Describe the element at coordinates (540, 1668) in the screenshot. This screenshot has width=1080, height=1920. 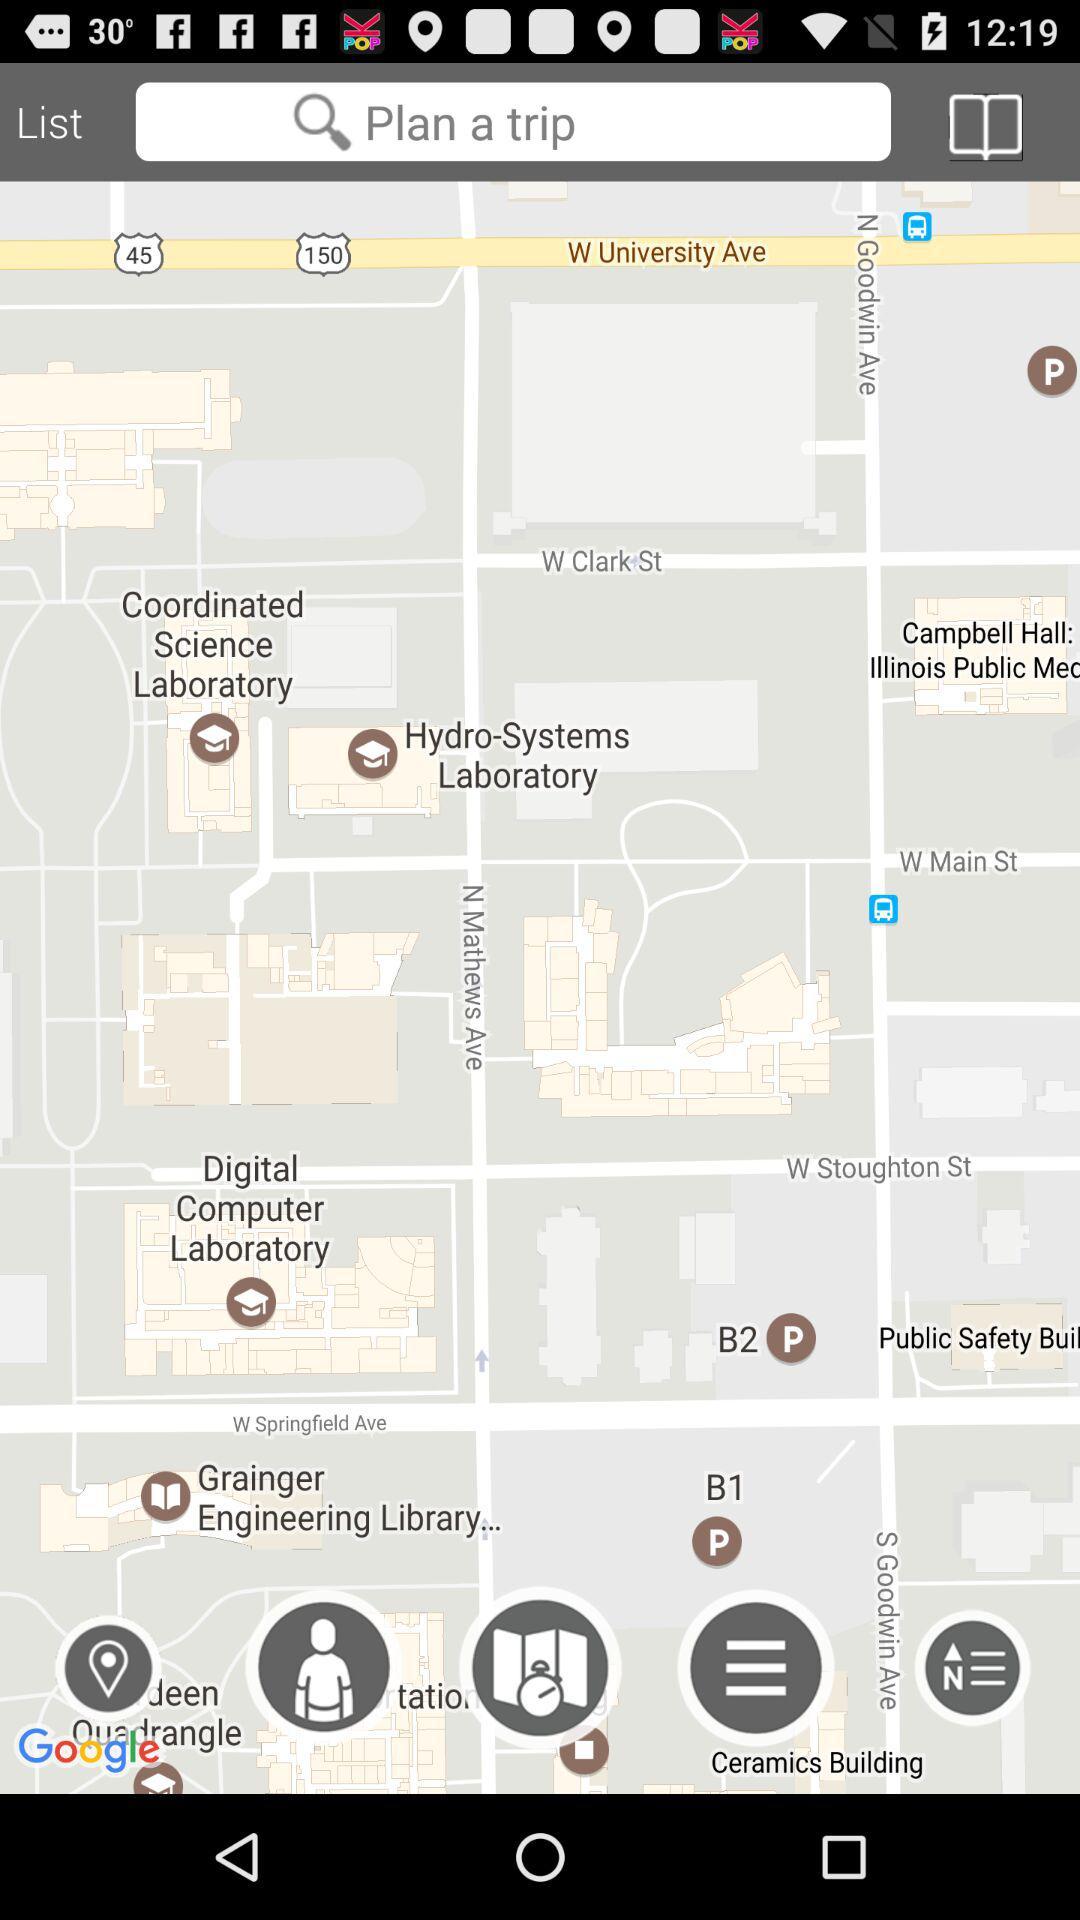
I see `item at the bottom` at that location.